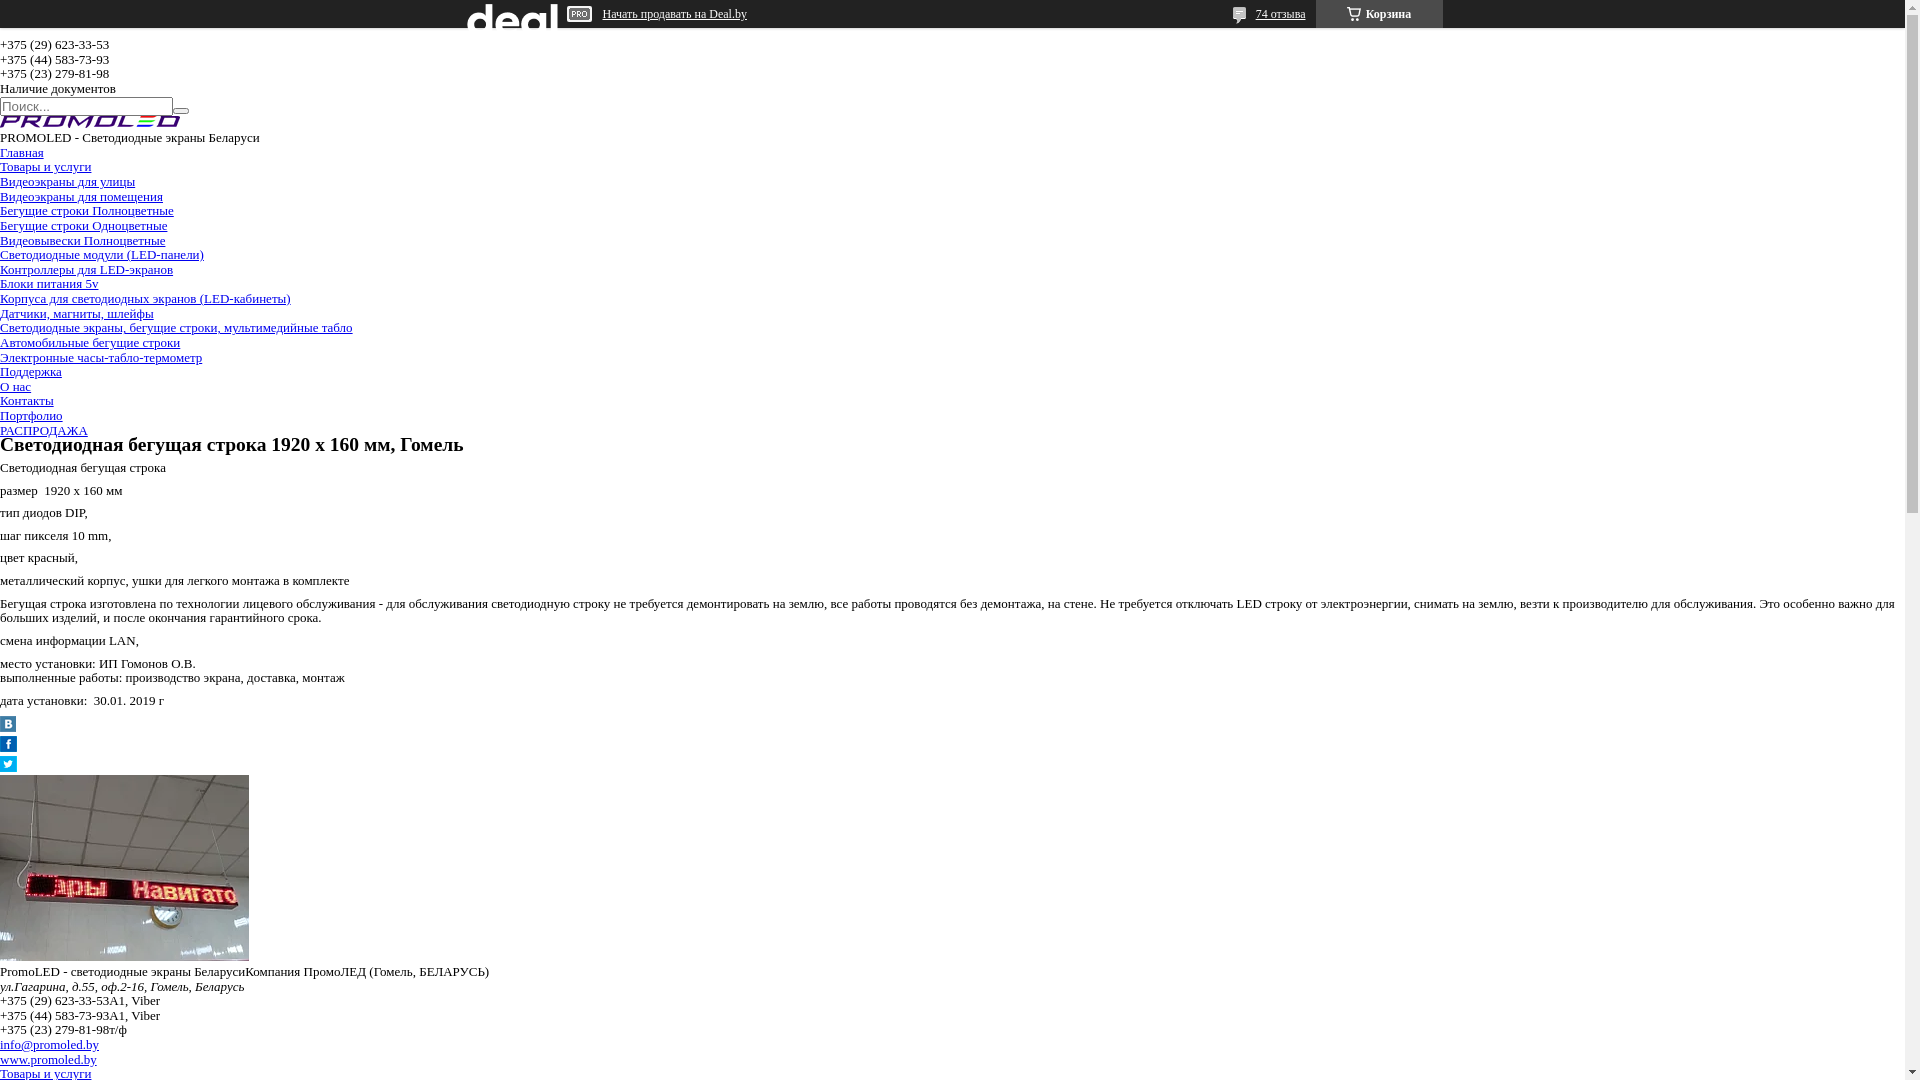  Describe the element at coordinates (8, 747) in the screenshot. I see `'facebook'` at that location.